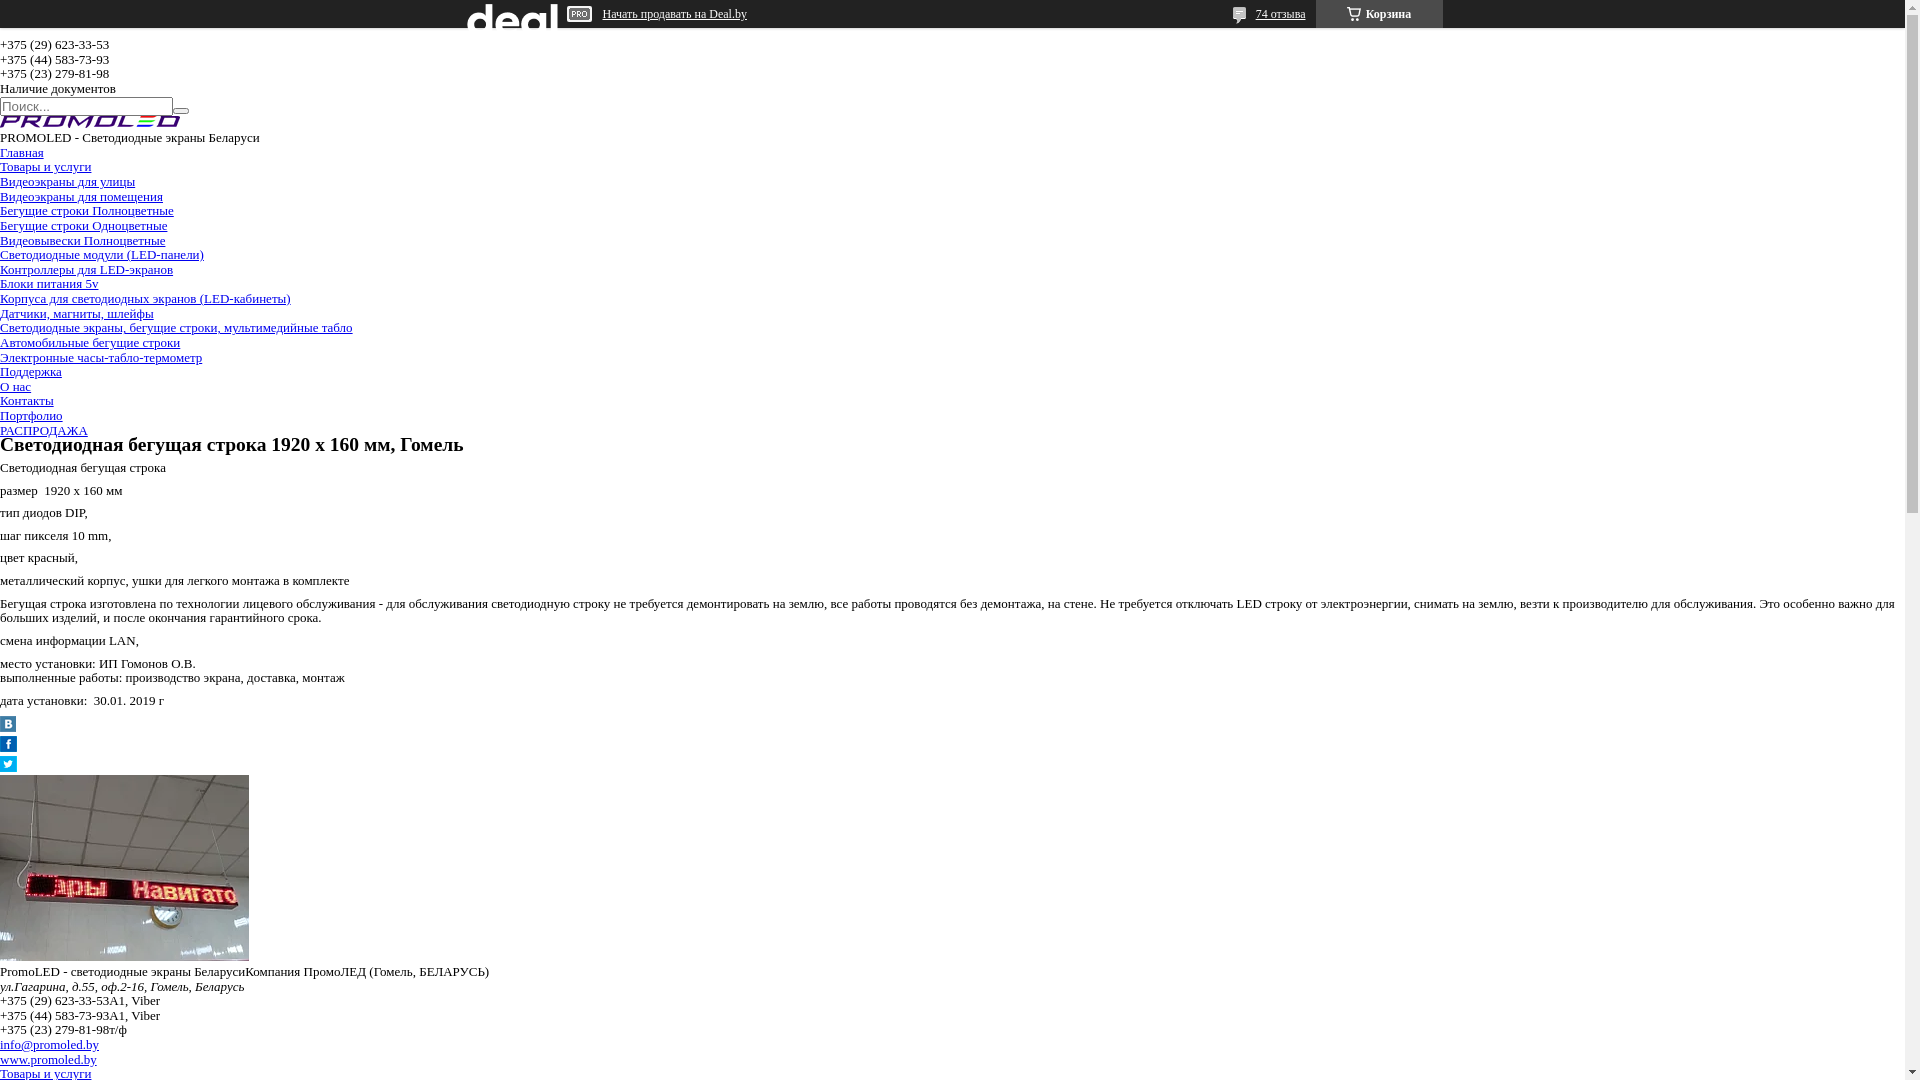  Describe the element at coordinates (8, 747) in the screenshot. I see `'facebook'` at that location.